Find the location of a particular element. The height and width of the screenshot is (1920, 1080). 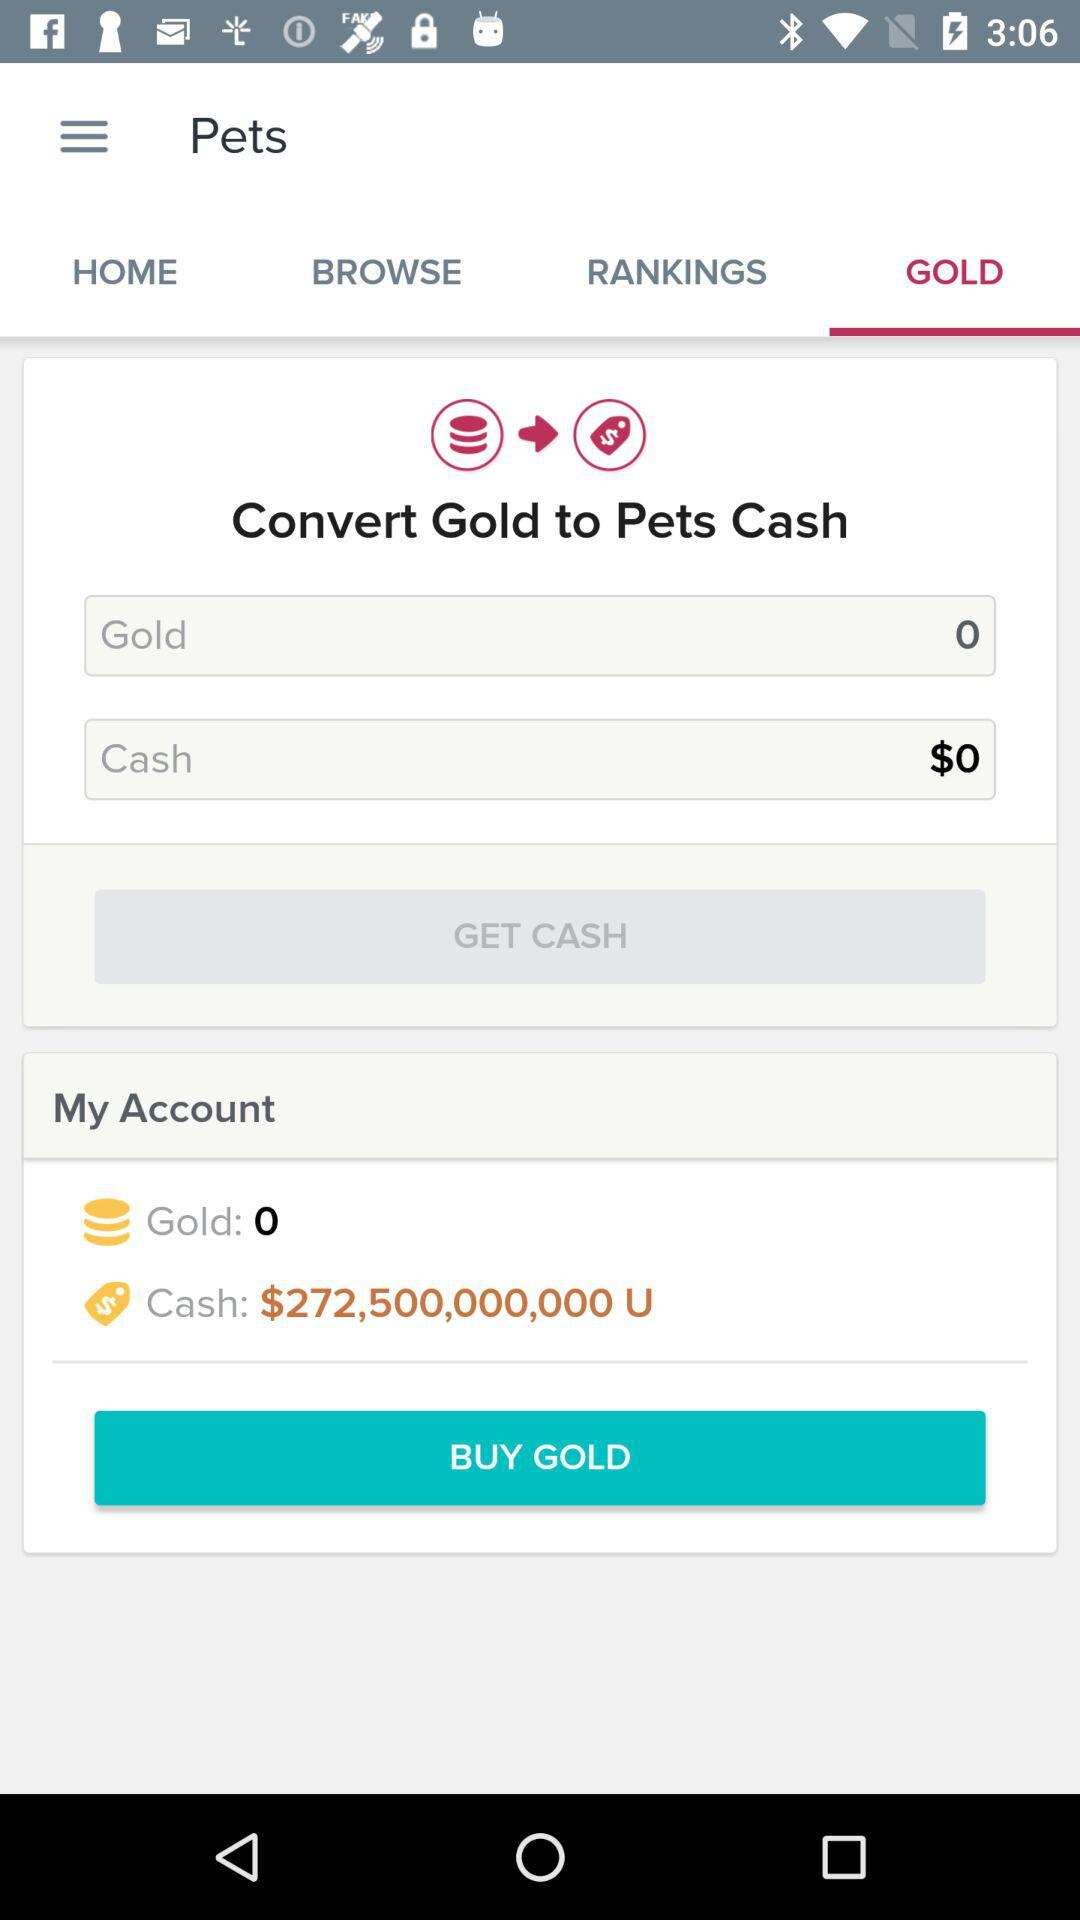

item next to pets item is located at coordinates (83, 135).